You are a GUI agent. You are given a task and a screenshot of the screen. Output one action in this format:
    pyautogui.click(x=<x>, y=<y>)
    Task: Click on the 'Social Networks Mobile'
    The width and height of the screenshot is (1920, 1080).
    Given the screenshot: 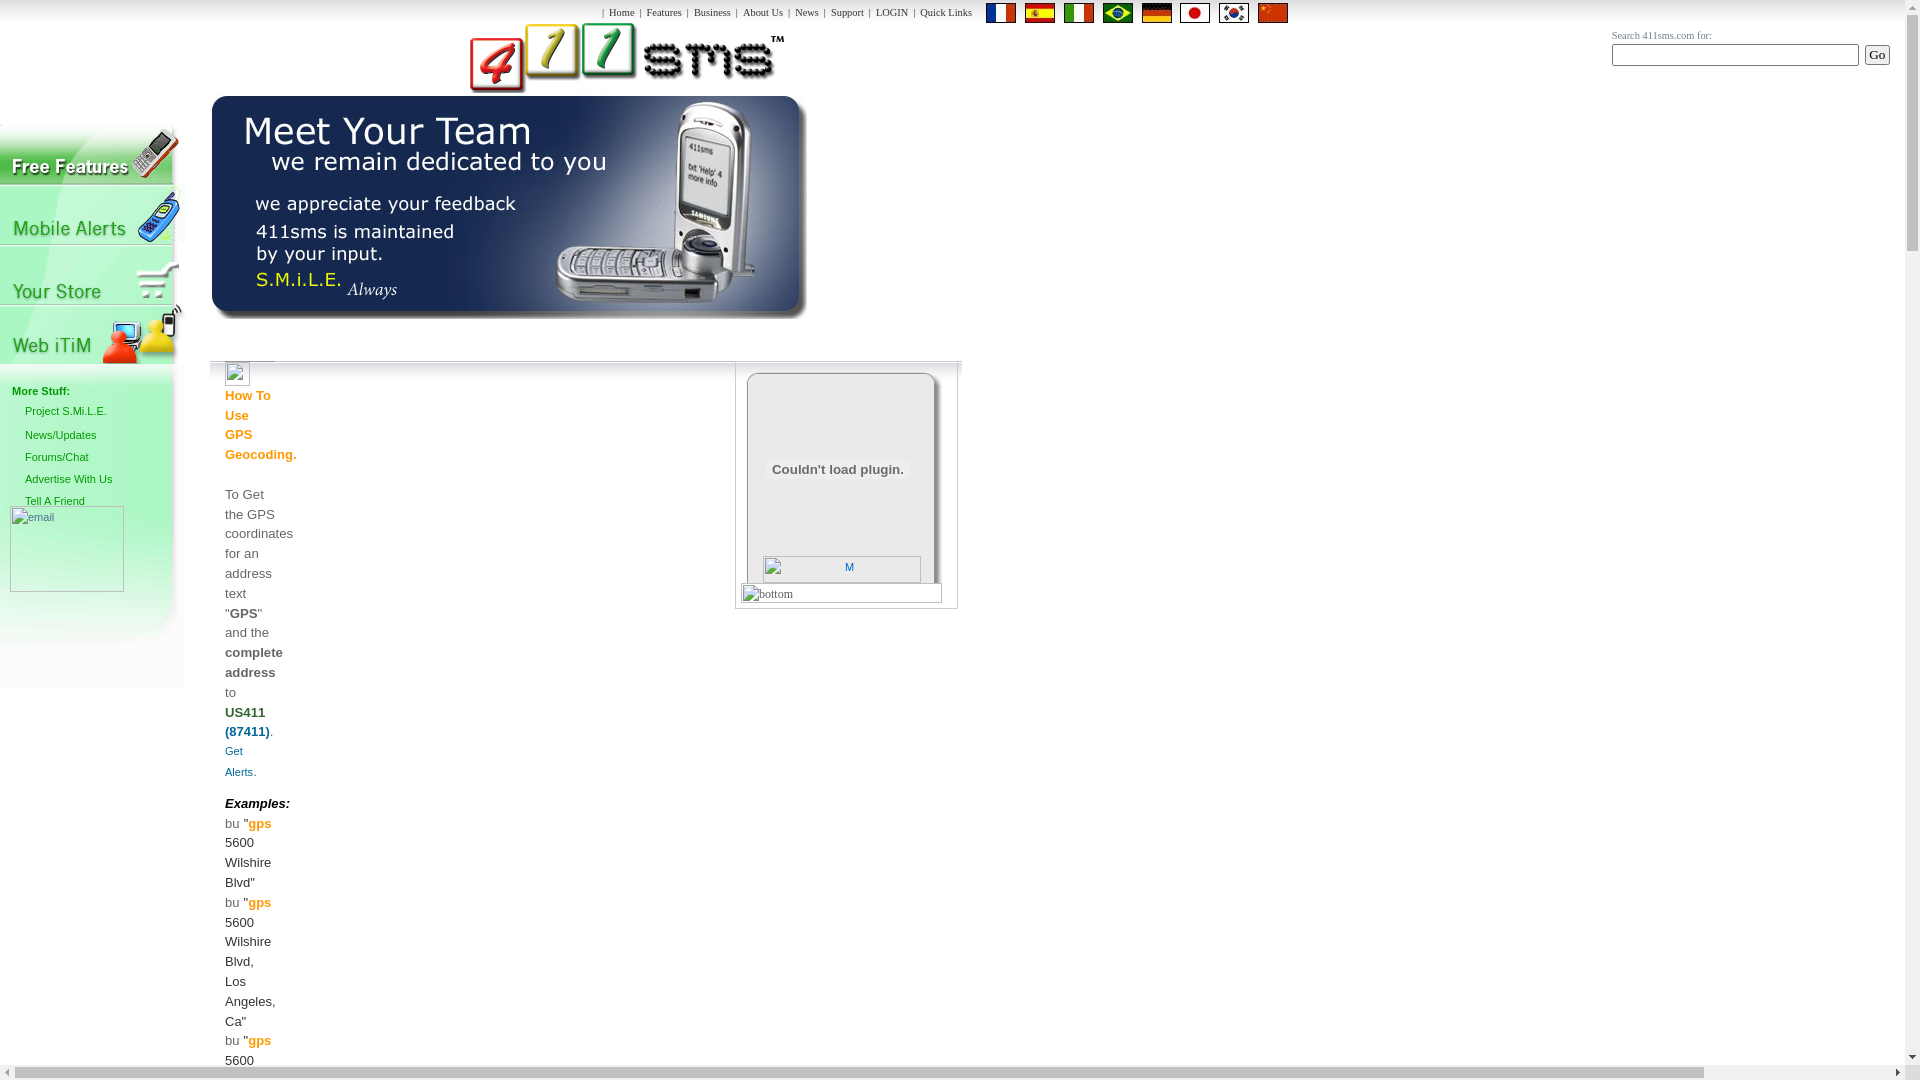 What is the action you would take?
    pyautogui.click(x=0, y=273)
    